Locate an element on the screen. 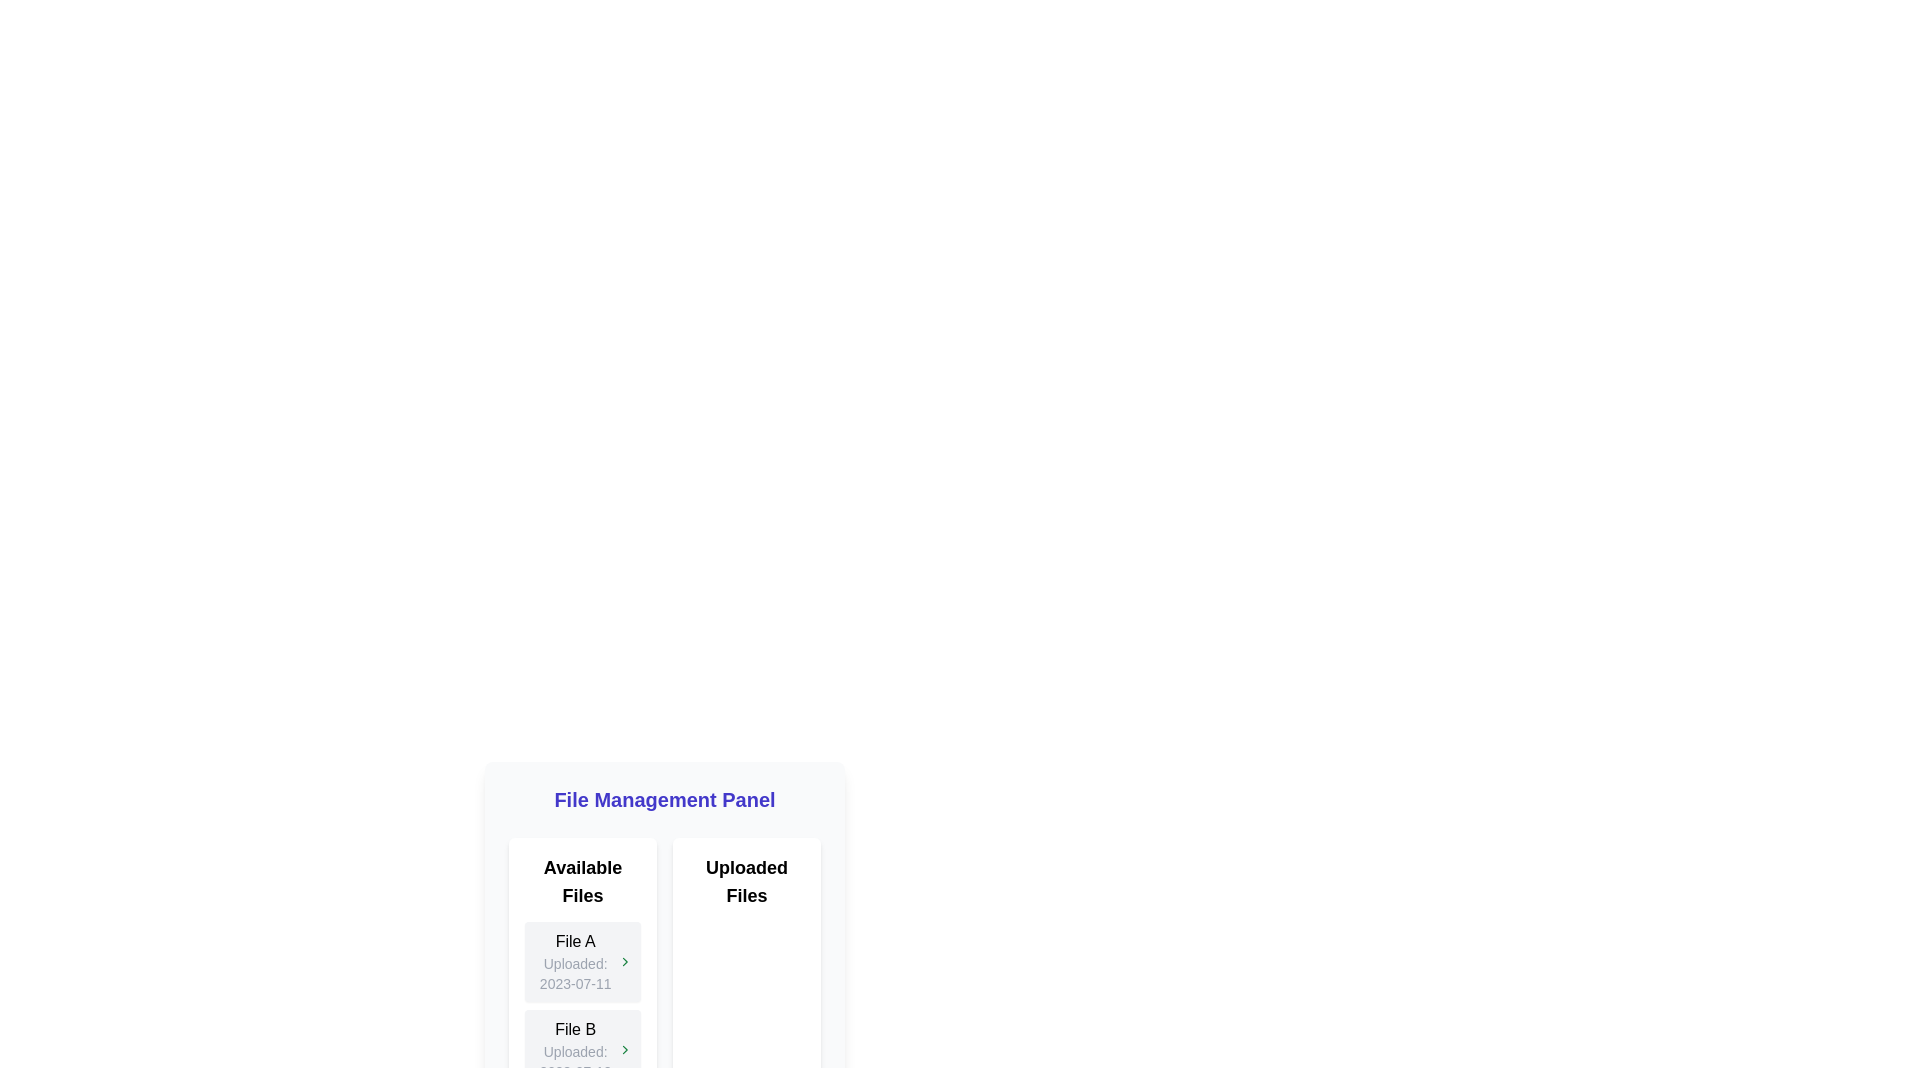 The height and width of the screenshot is (1080, 1920). the text label representing 'File A' is located at coordinates (574, 941).